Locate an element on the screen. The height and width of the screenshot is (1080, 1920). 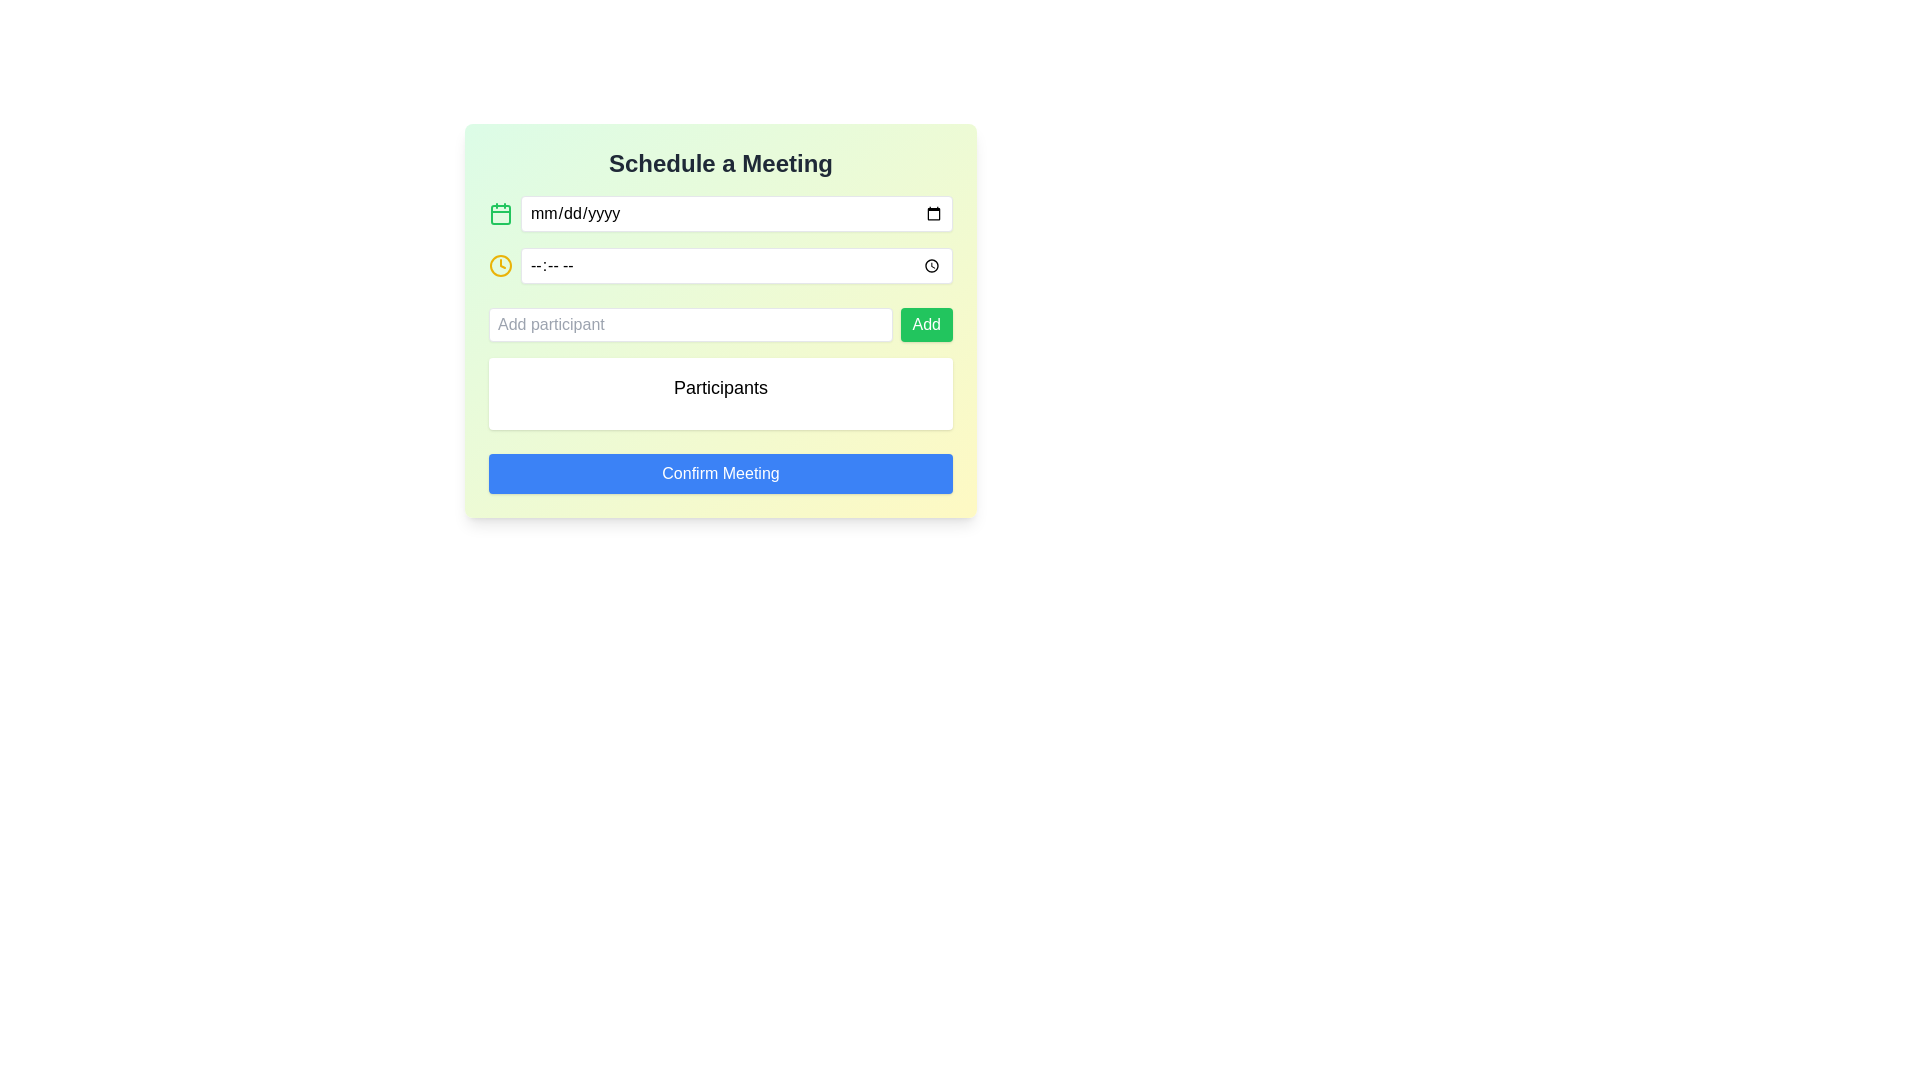
the date and time input fields located centrally in the 'Schedule a Meeting' section, which includes a calendar icon for date and a clock icon for time is located at coordinates (720, 238).